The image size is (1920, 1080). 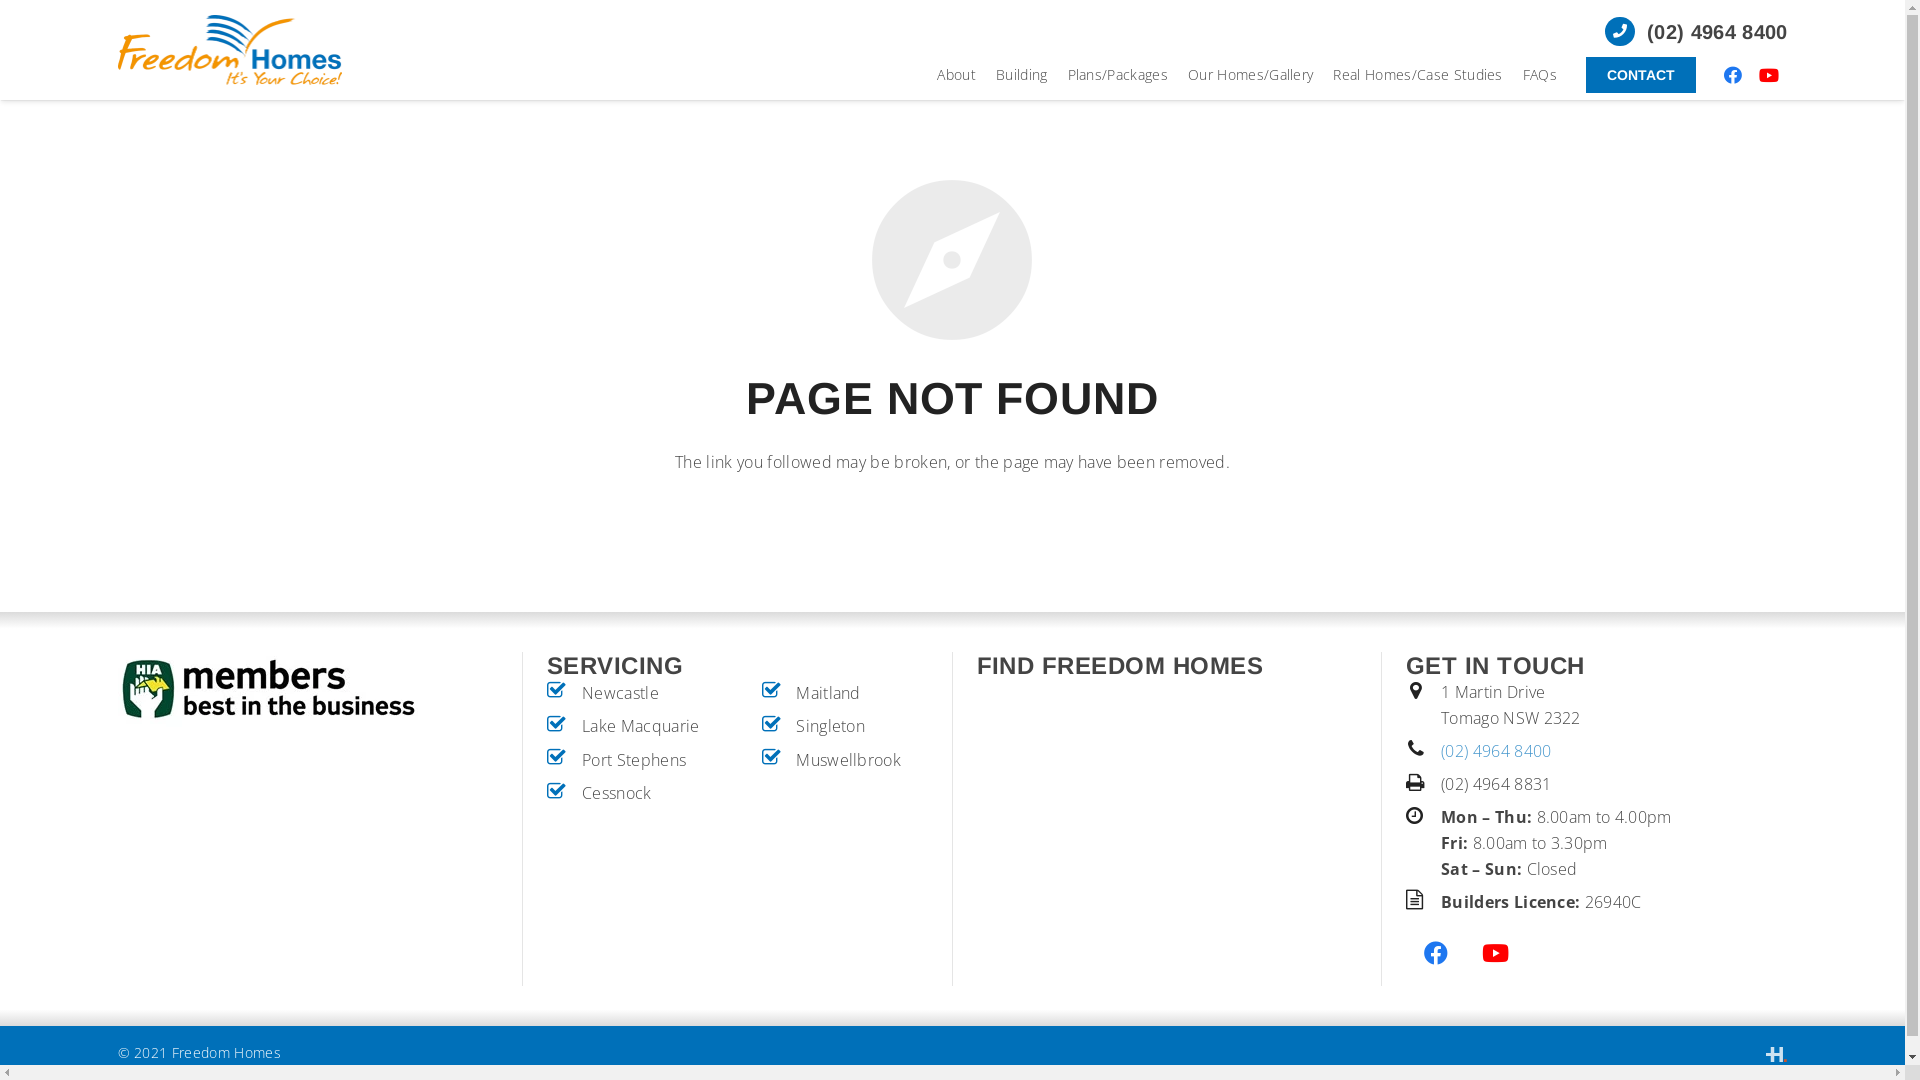 What do you see at coordinates (1022, 73) in the screenshot?
I see `'Building'` at bounding box center [1022, 73].